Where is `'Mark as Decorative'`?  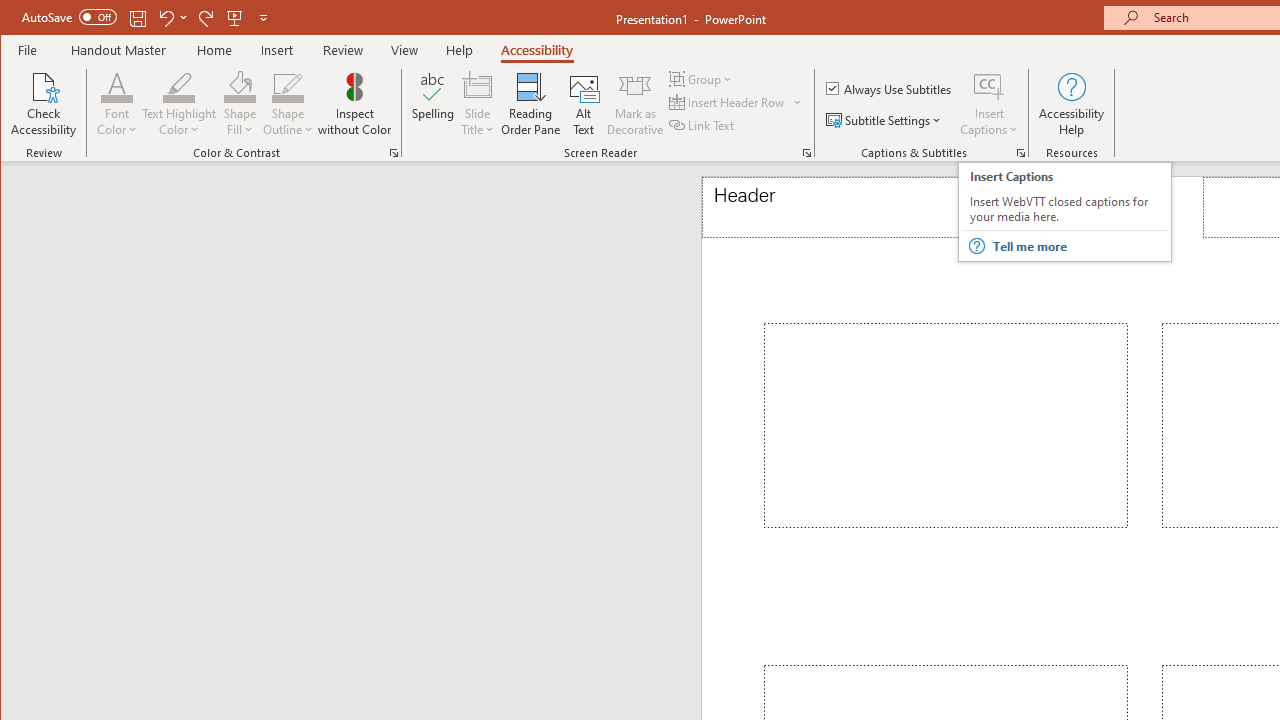 'Mark as Decorative' is located at coordinates (634, 104).